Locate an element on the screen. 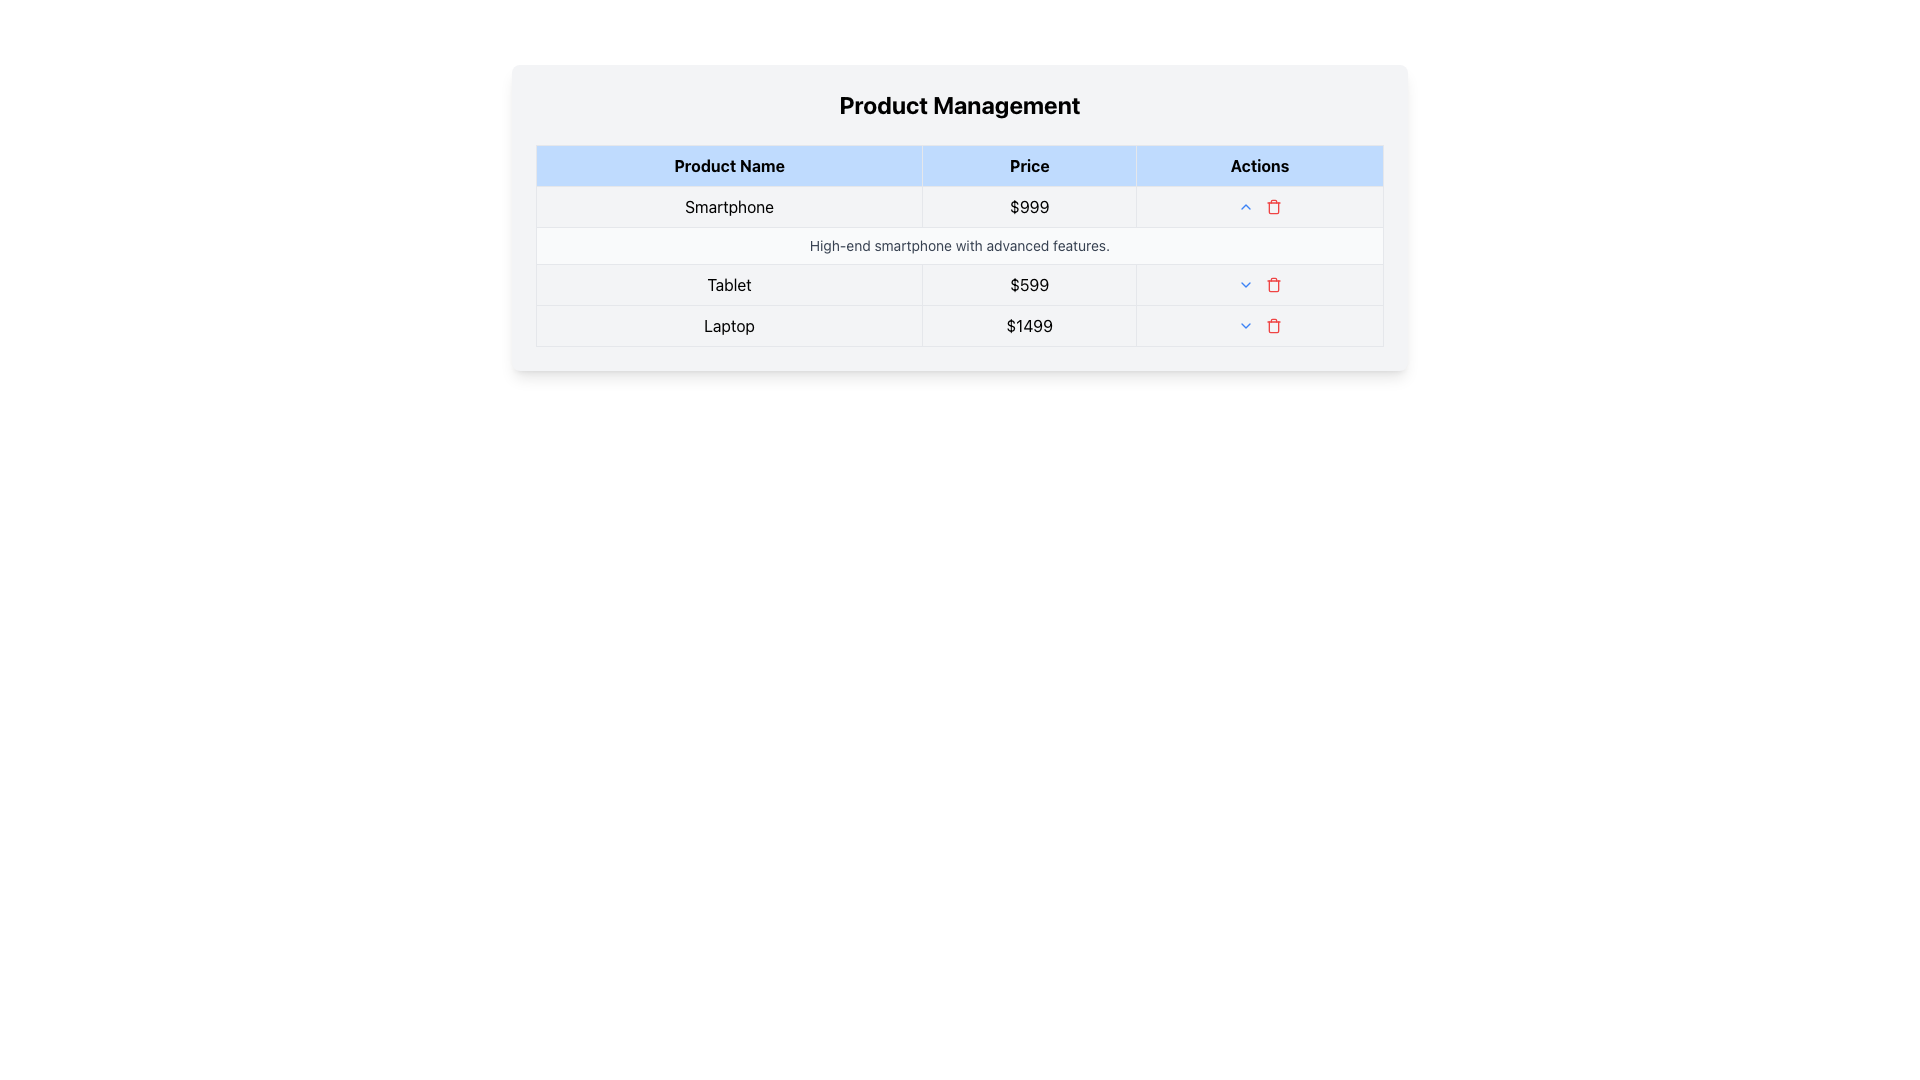  the blank UI component located in the 'Actions' column of the first row in the product data table, which is adjacent to an upward-pointing arrow and a trash icon is located at coordinates (1259, 207).